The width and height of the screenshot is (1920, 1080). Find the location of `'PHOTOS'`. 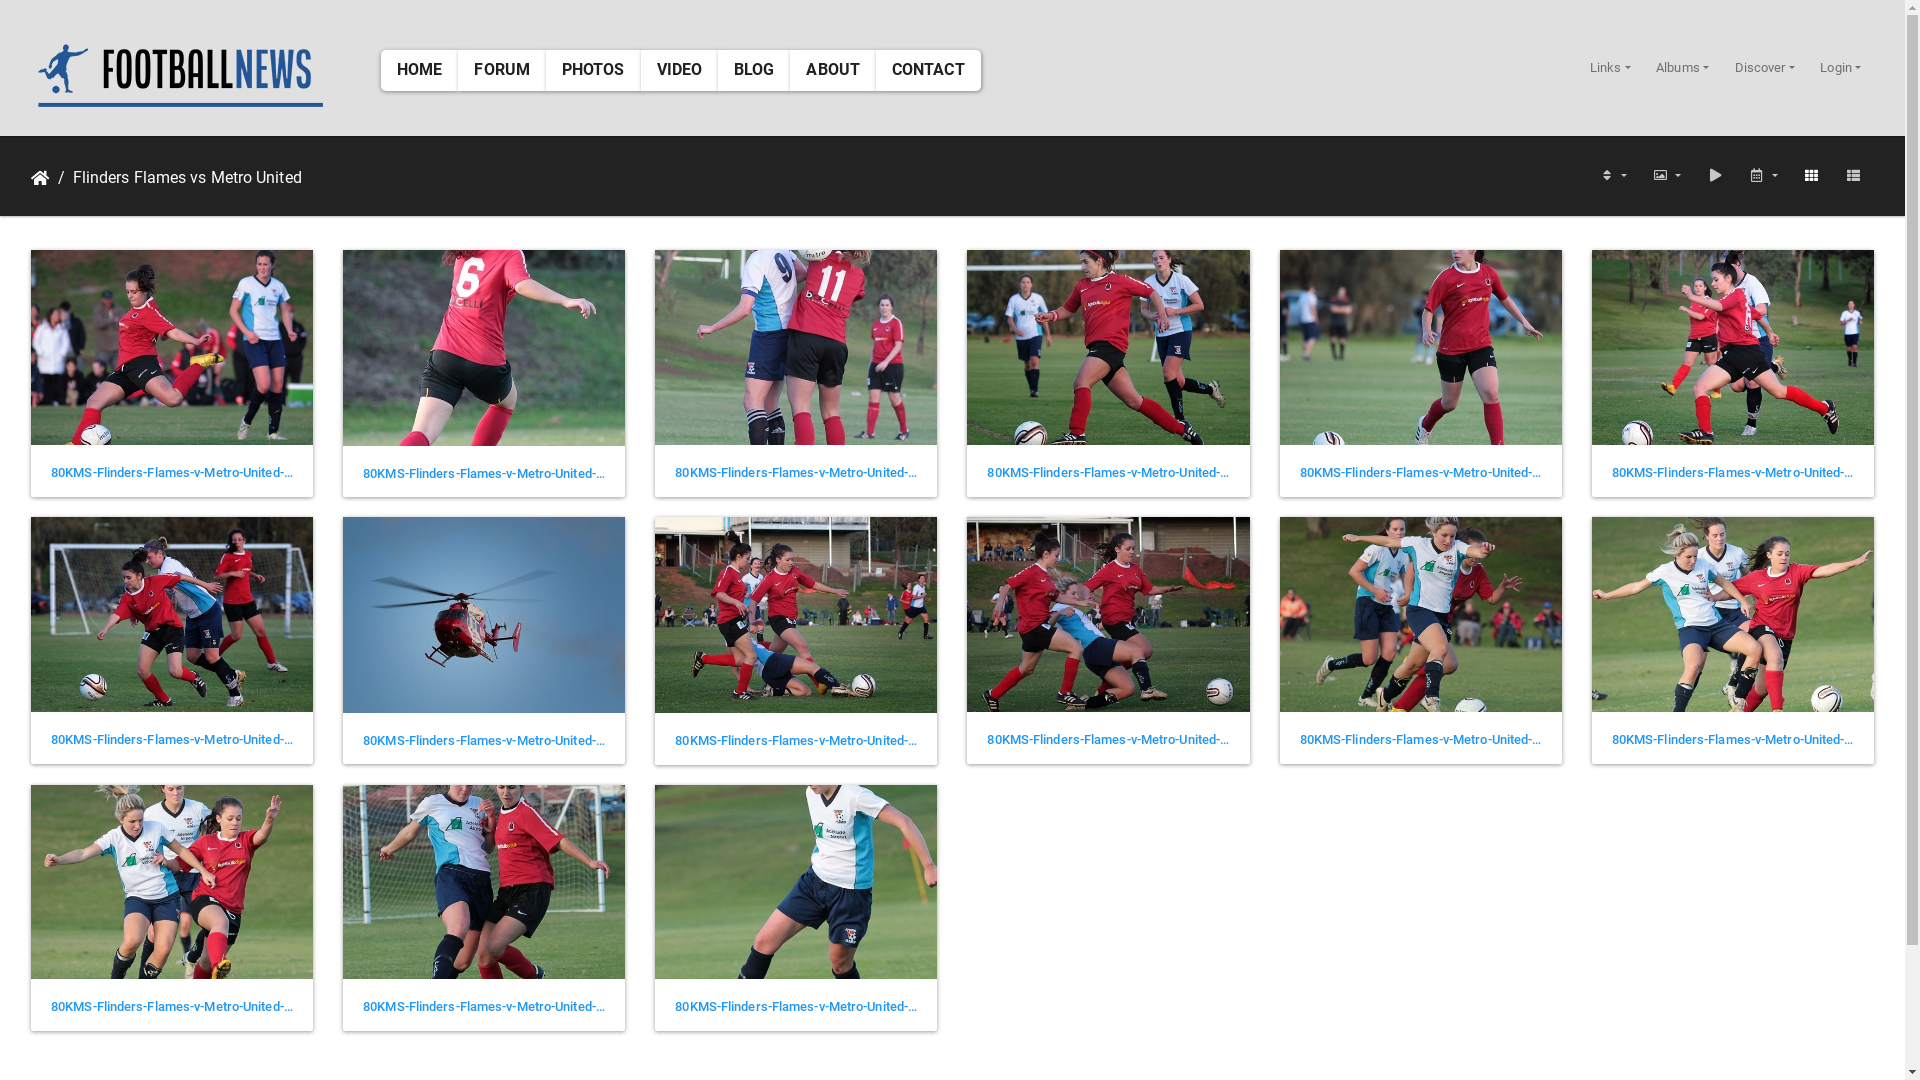

'PHOTOS' is located at coordinates (546, 68).